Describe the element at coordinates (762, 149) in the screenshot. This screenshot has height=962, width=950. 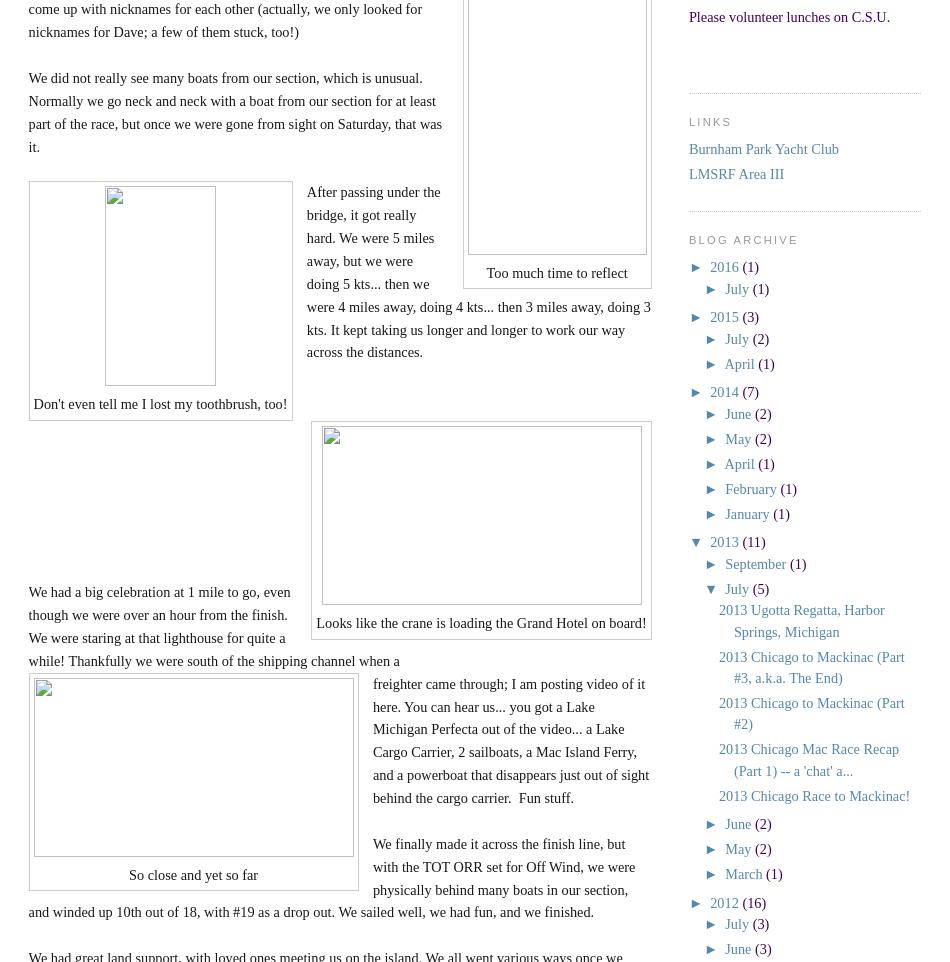
I see `'Burnham Park Yacht Club'` at that location.